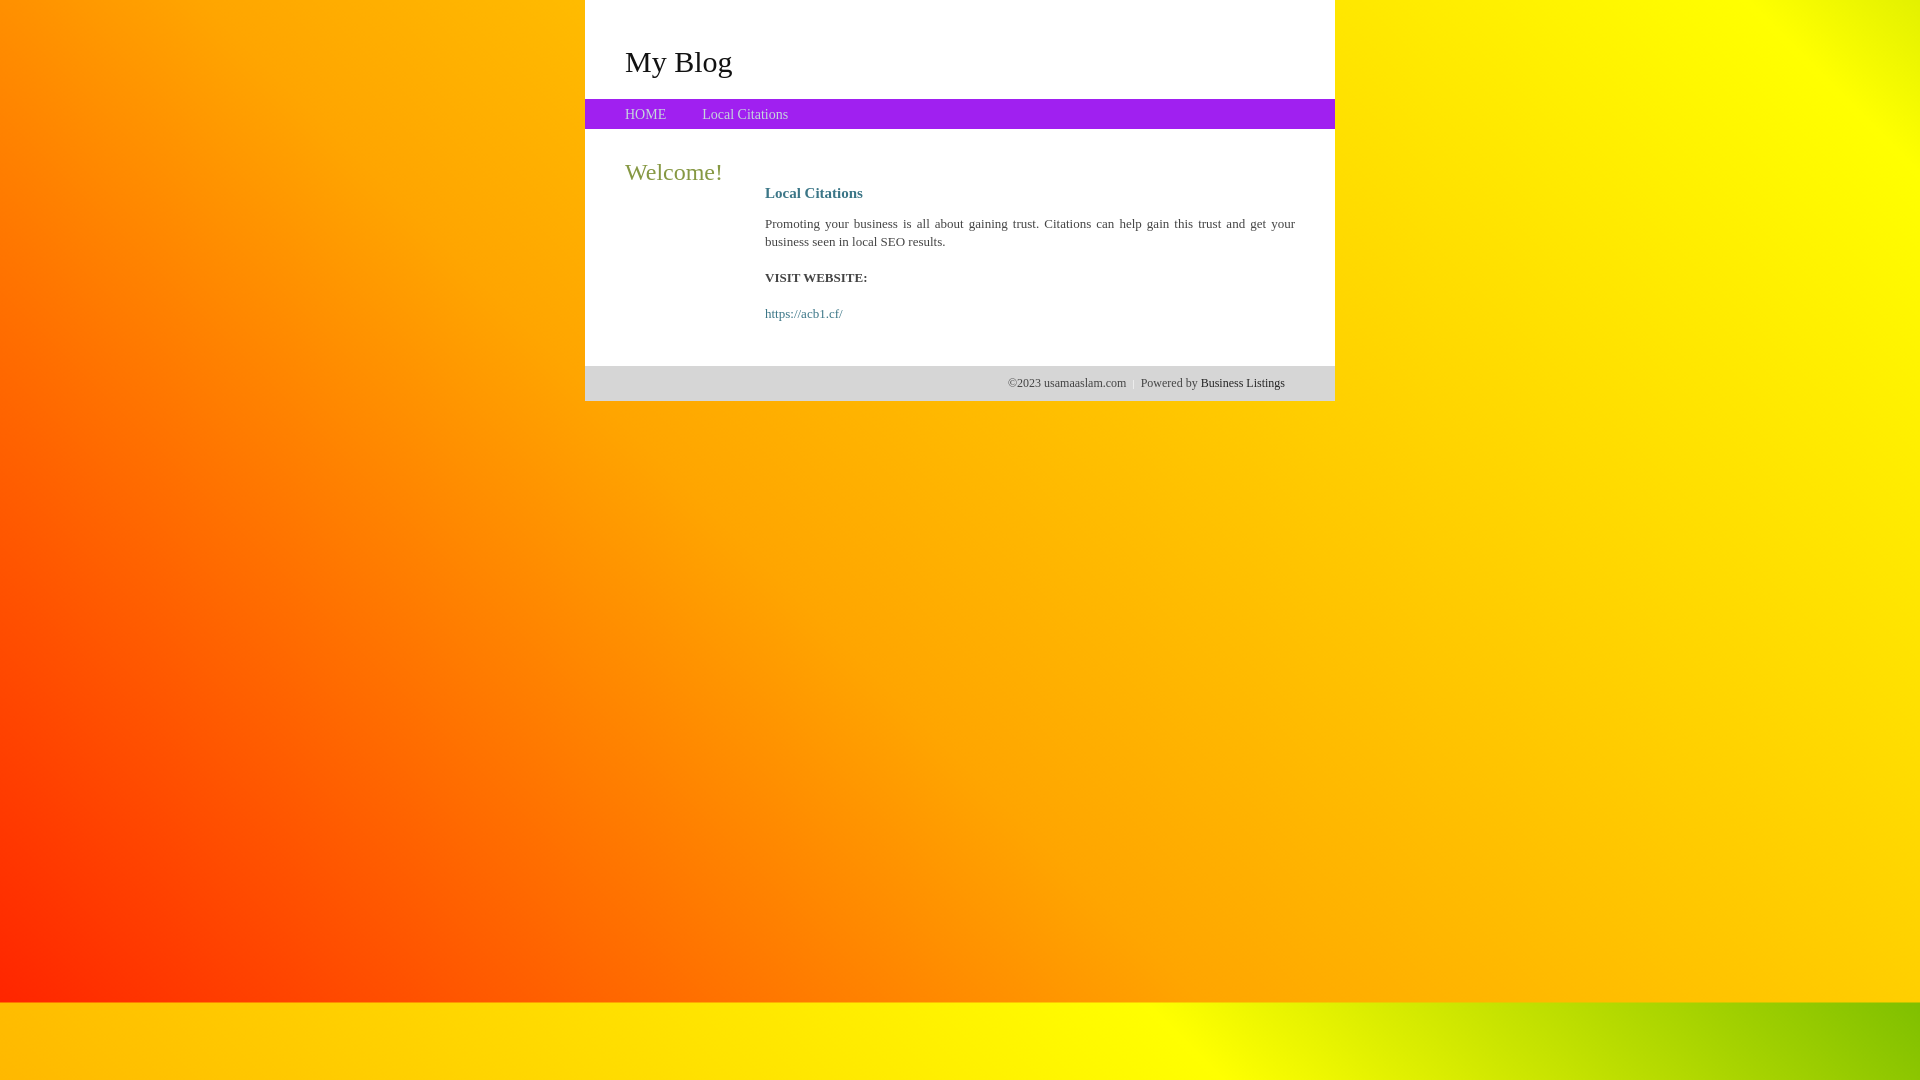 The height and width of the screenshot is (1080, 1920). What do you see at coordinates (1200, 382) in the screenshot?
I see `'Business Listings'` at bounding box center [1200, 382].